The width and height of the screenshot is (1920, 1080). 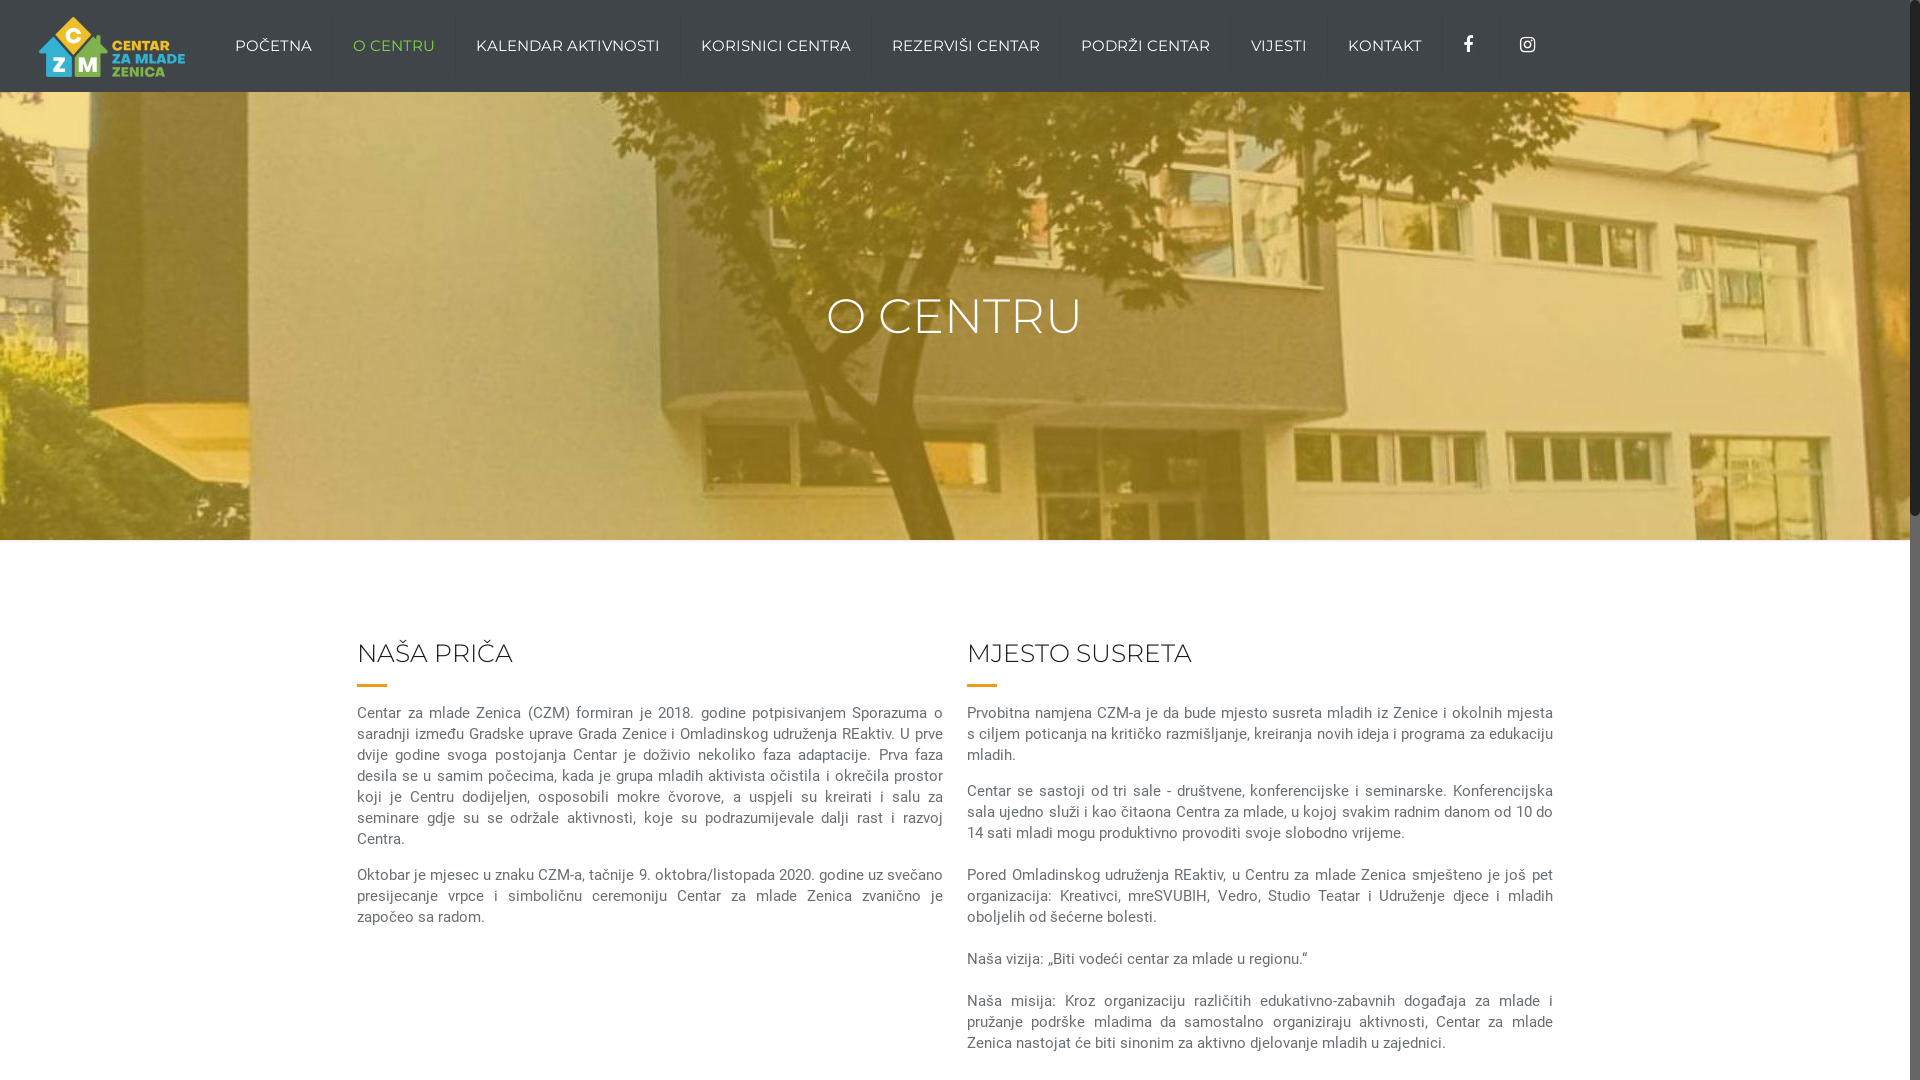 I want to click on 'KALENDAR AKTIVNOSTI', so click(x=567, y=45).